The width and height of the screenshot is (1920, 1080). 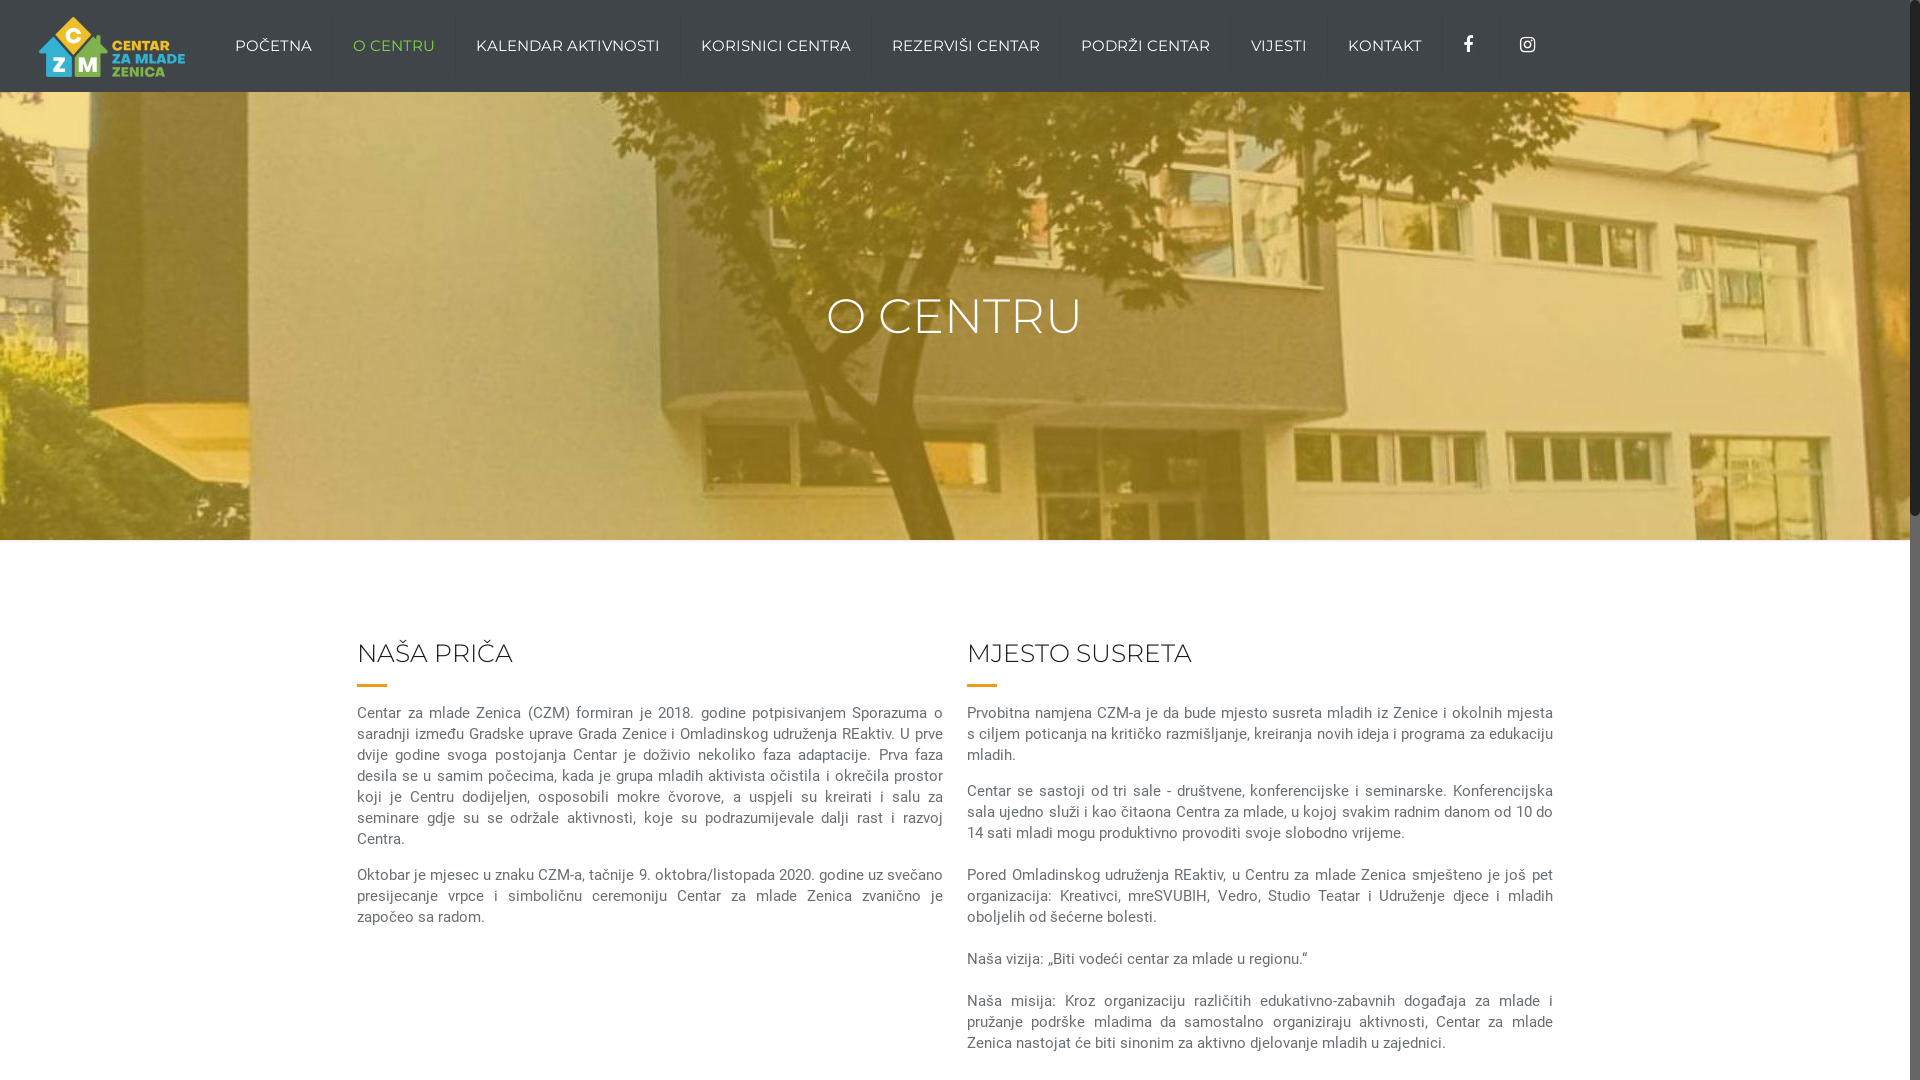 I want to click on 'KALENDAR AKTIVNOSTI', so click(x=567, y=45).